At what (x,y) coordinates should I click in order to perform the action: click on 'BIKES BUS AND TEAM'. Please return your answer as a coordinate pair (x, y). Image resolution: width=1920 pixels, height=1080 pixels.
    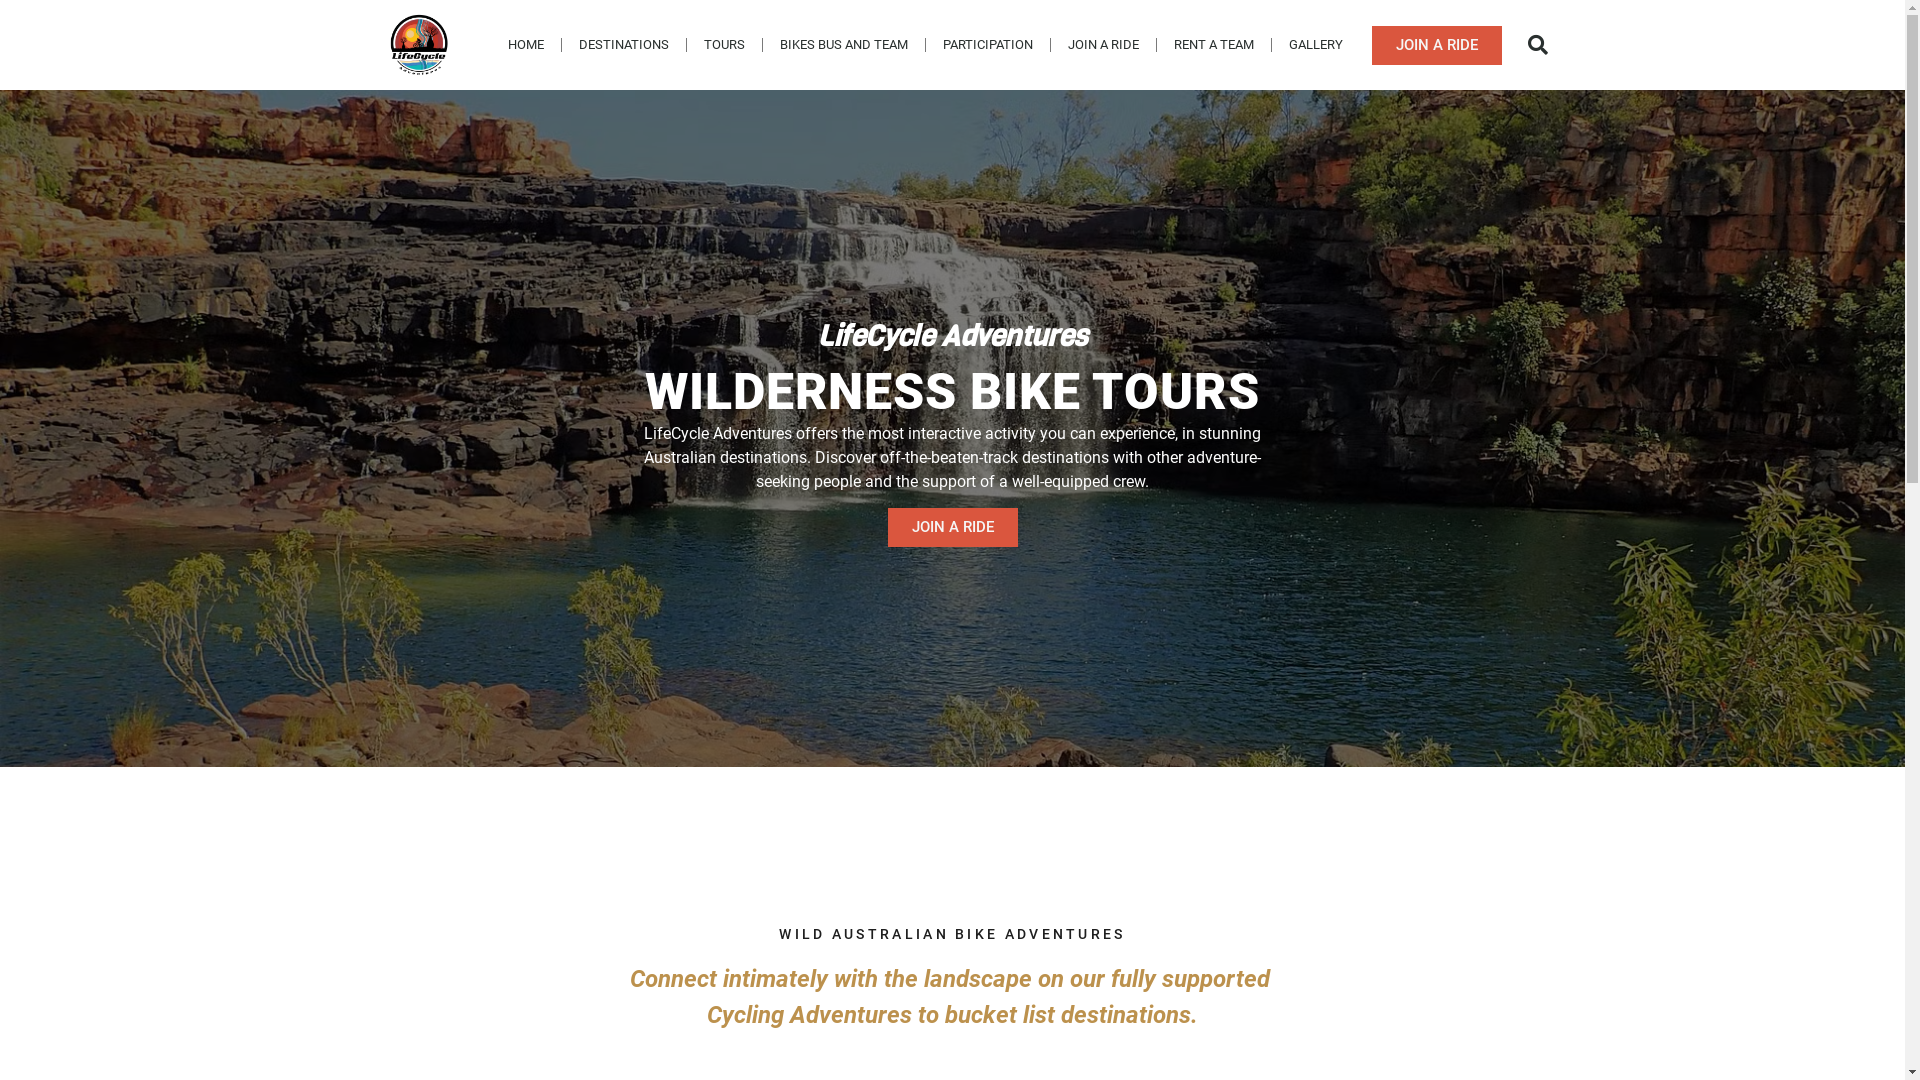
    Looking at the image, I should click on (844, 45).